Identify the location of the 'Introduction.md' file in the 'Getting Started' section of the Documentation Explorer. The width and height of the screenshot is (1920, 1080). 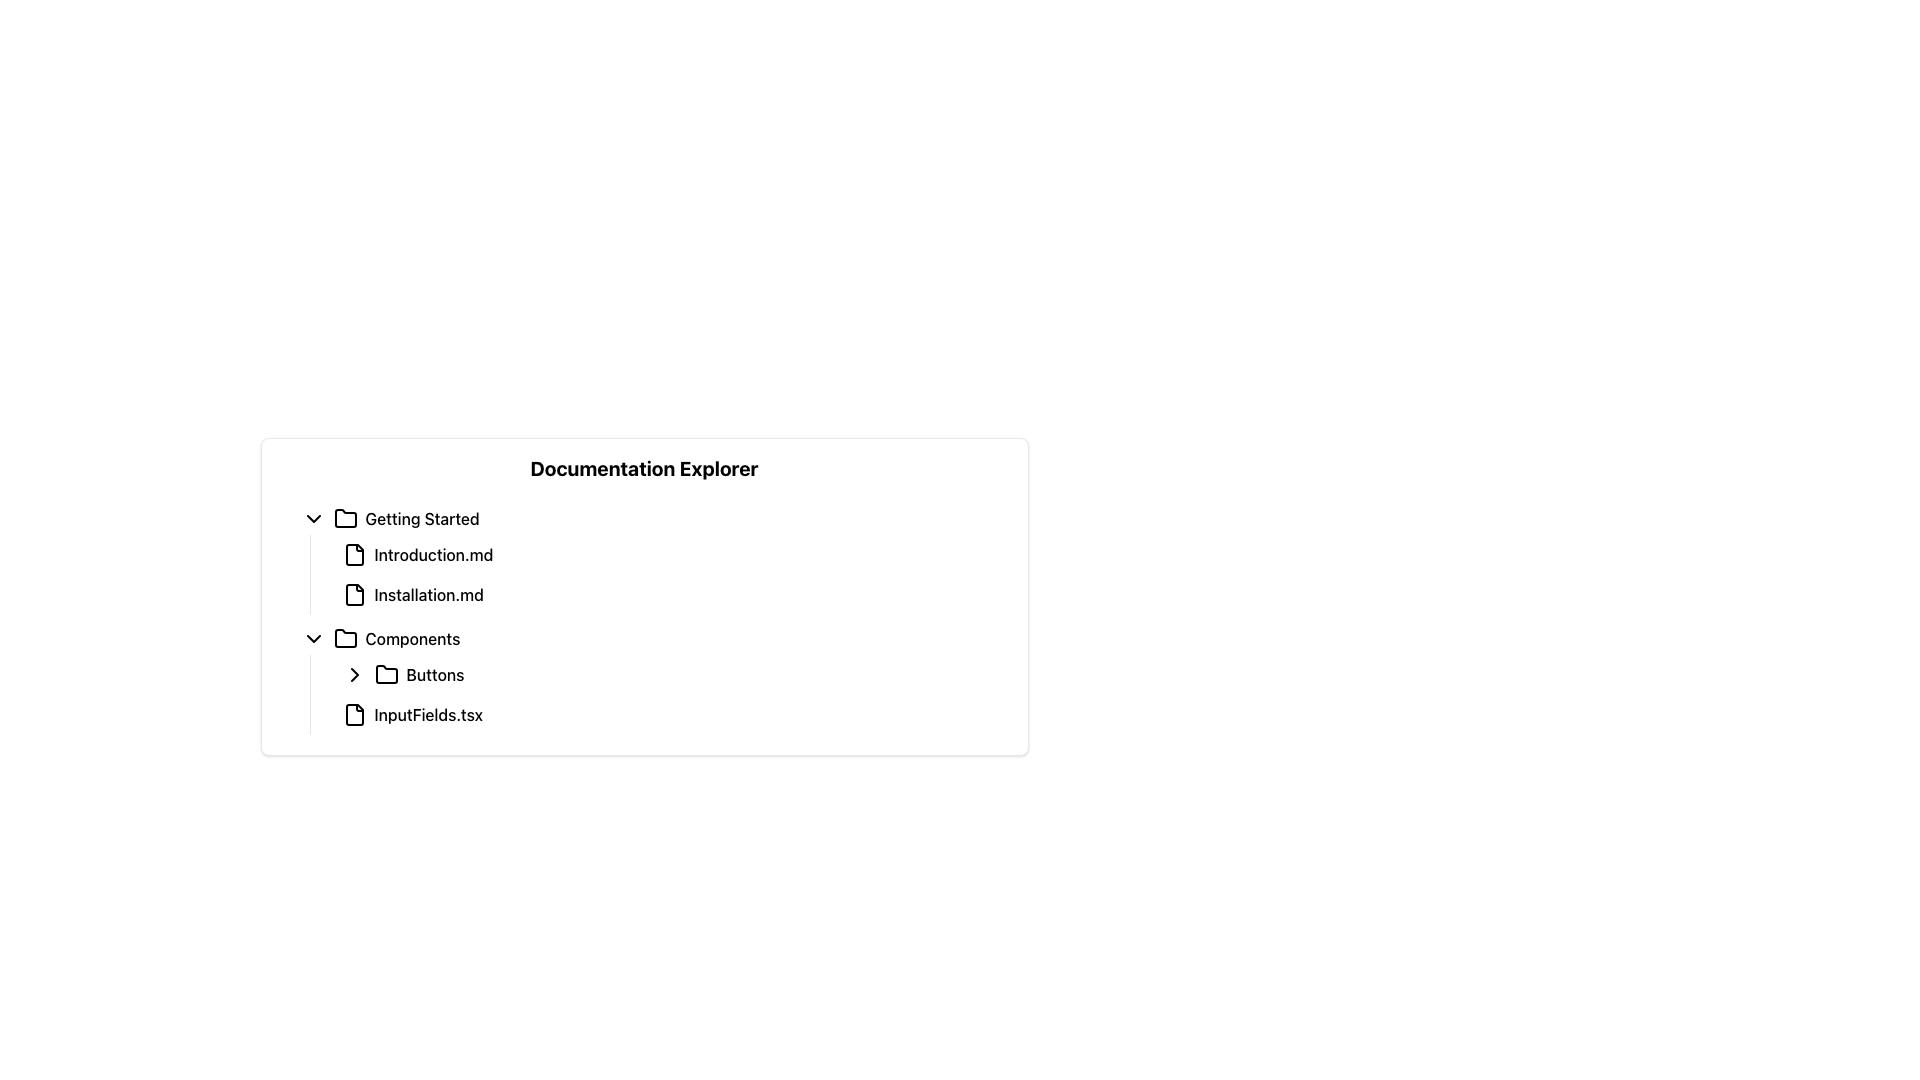
(416, 555).